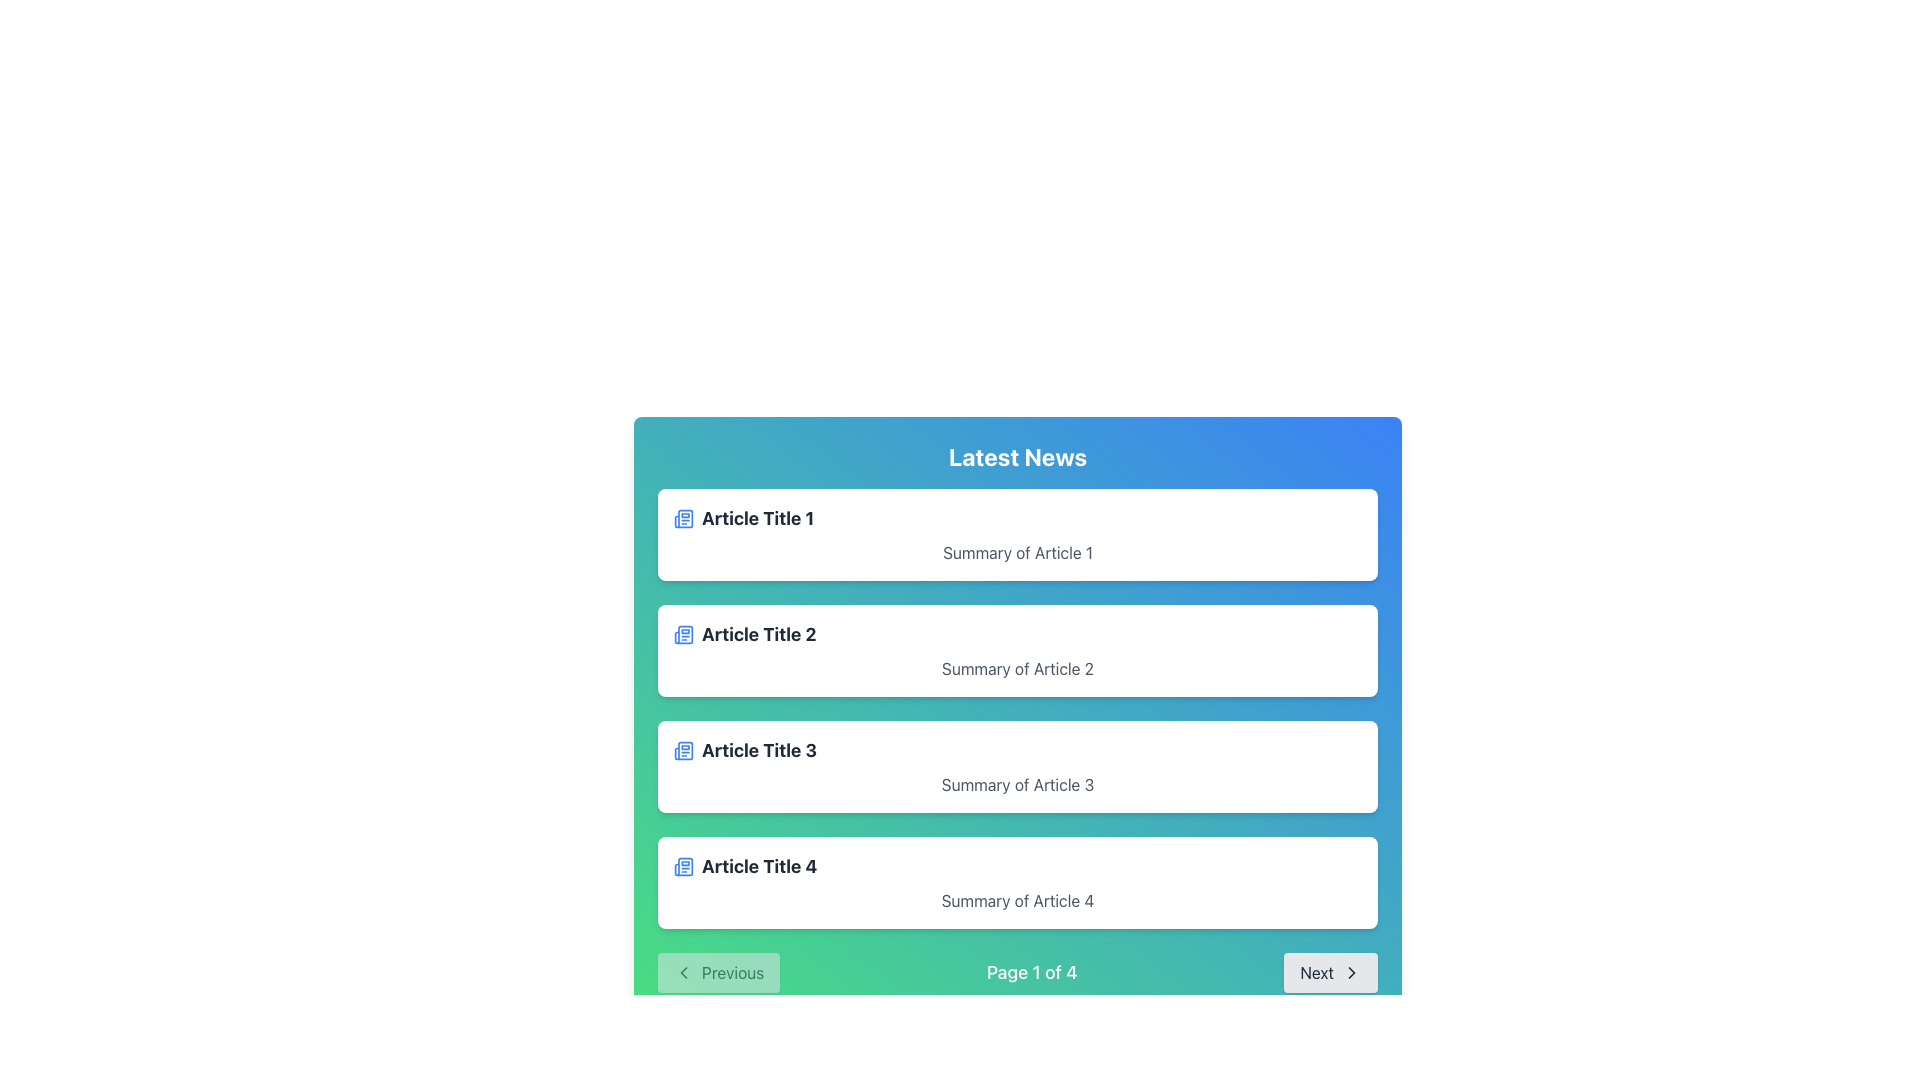  I want to click on text information from the Text Label located below 'Article Title 2' in the second card of article summaries, so click(1017, 668).